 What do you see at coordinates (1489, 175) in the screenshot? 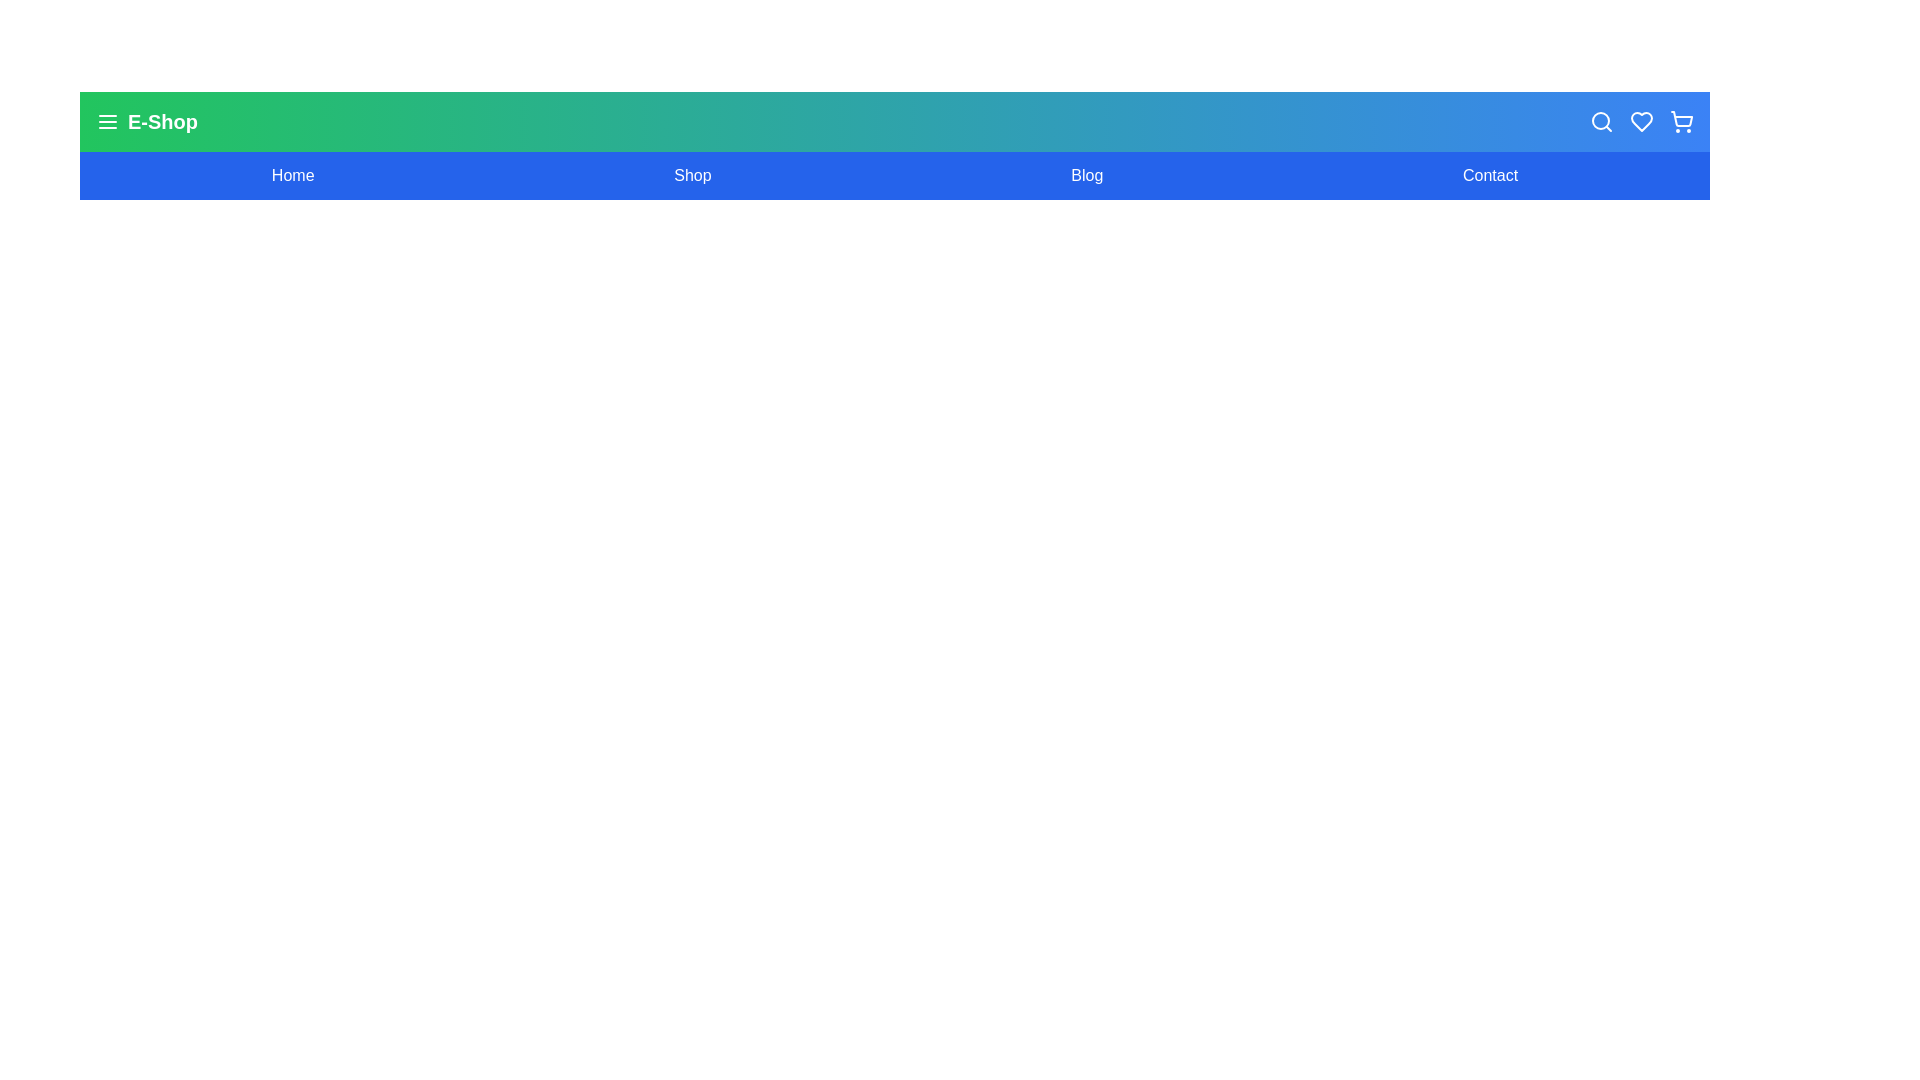
I see `the navigation link Contact` at bounding box center [1489, 175].